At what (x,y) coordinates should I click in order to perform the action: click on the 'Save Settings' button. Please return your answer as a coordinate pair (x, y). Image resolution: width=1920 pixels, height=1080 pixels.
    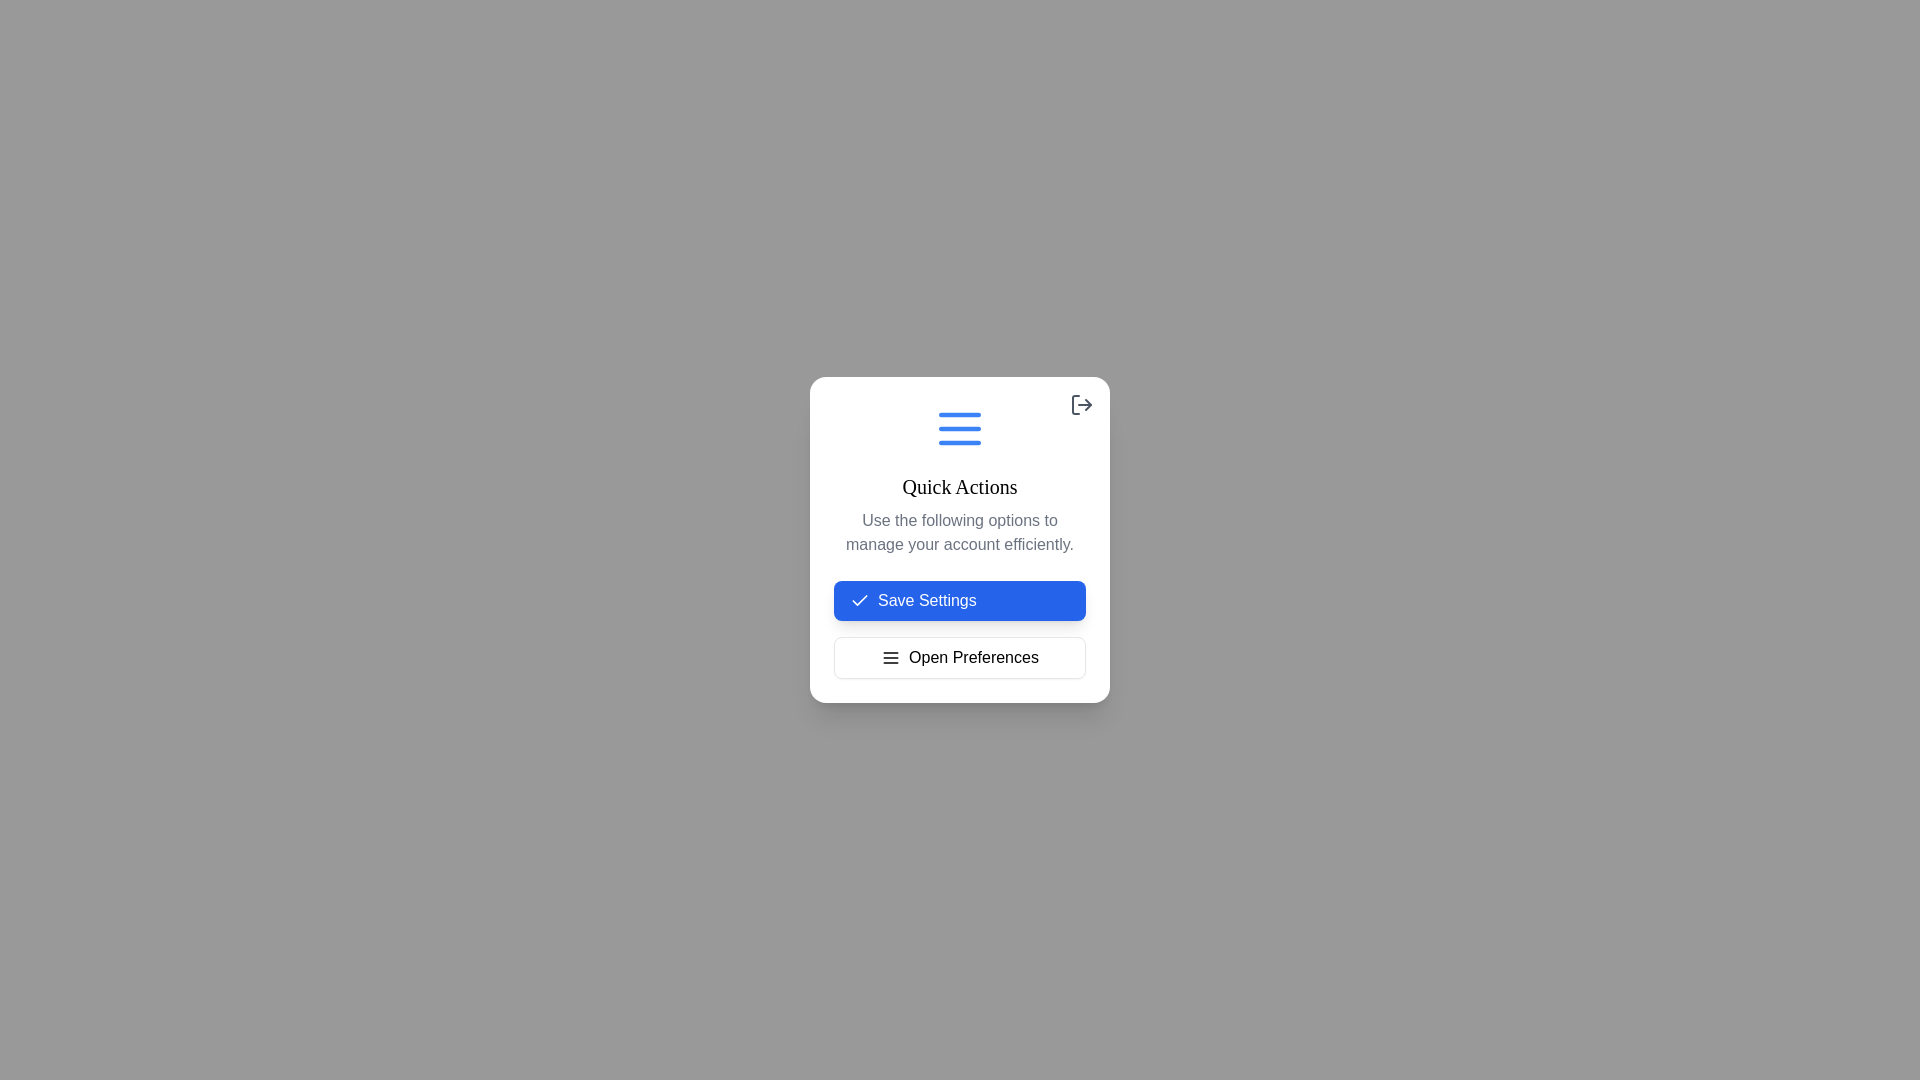
    Looking at the image, I should click on (960, 600).